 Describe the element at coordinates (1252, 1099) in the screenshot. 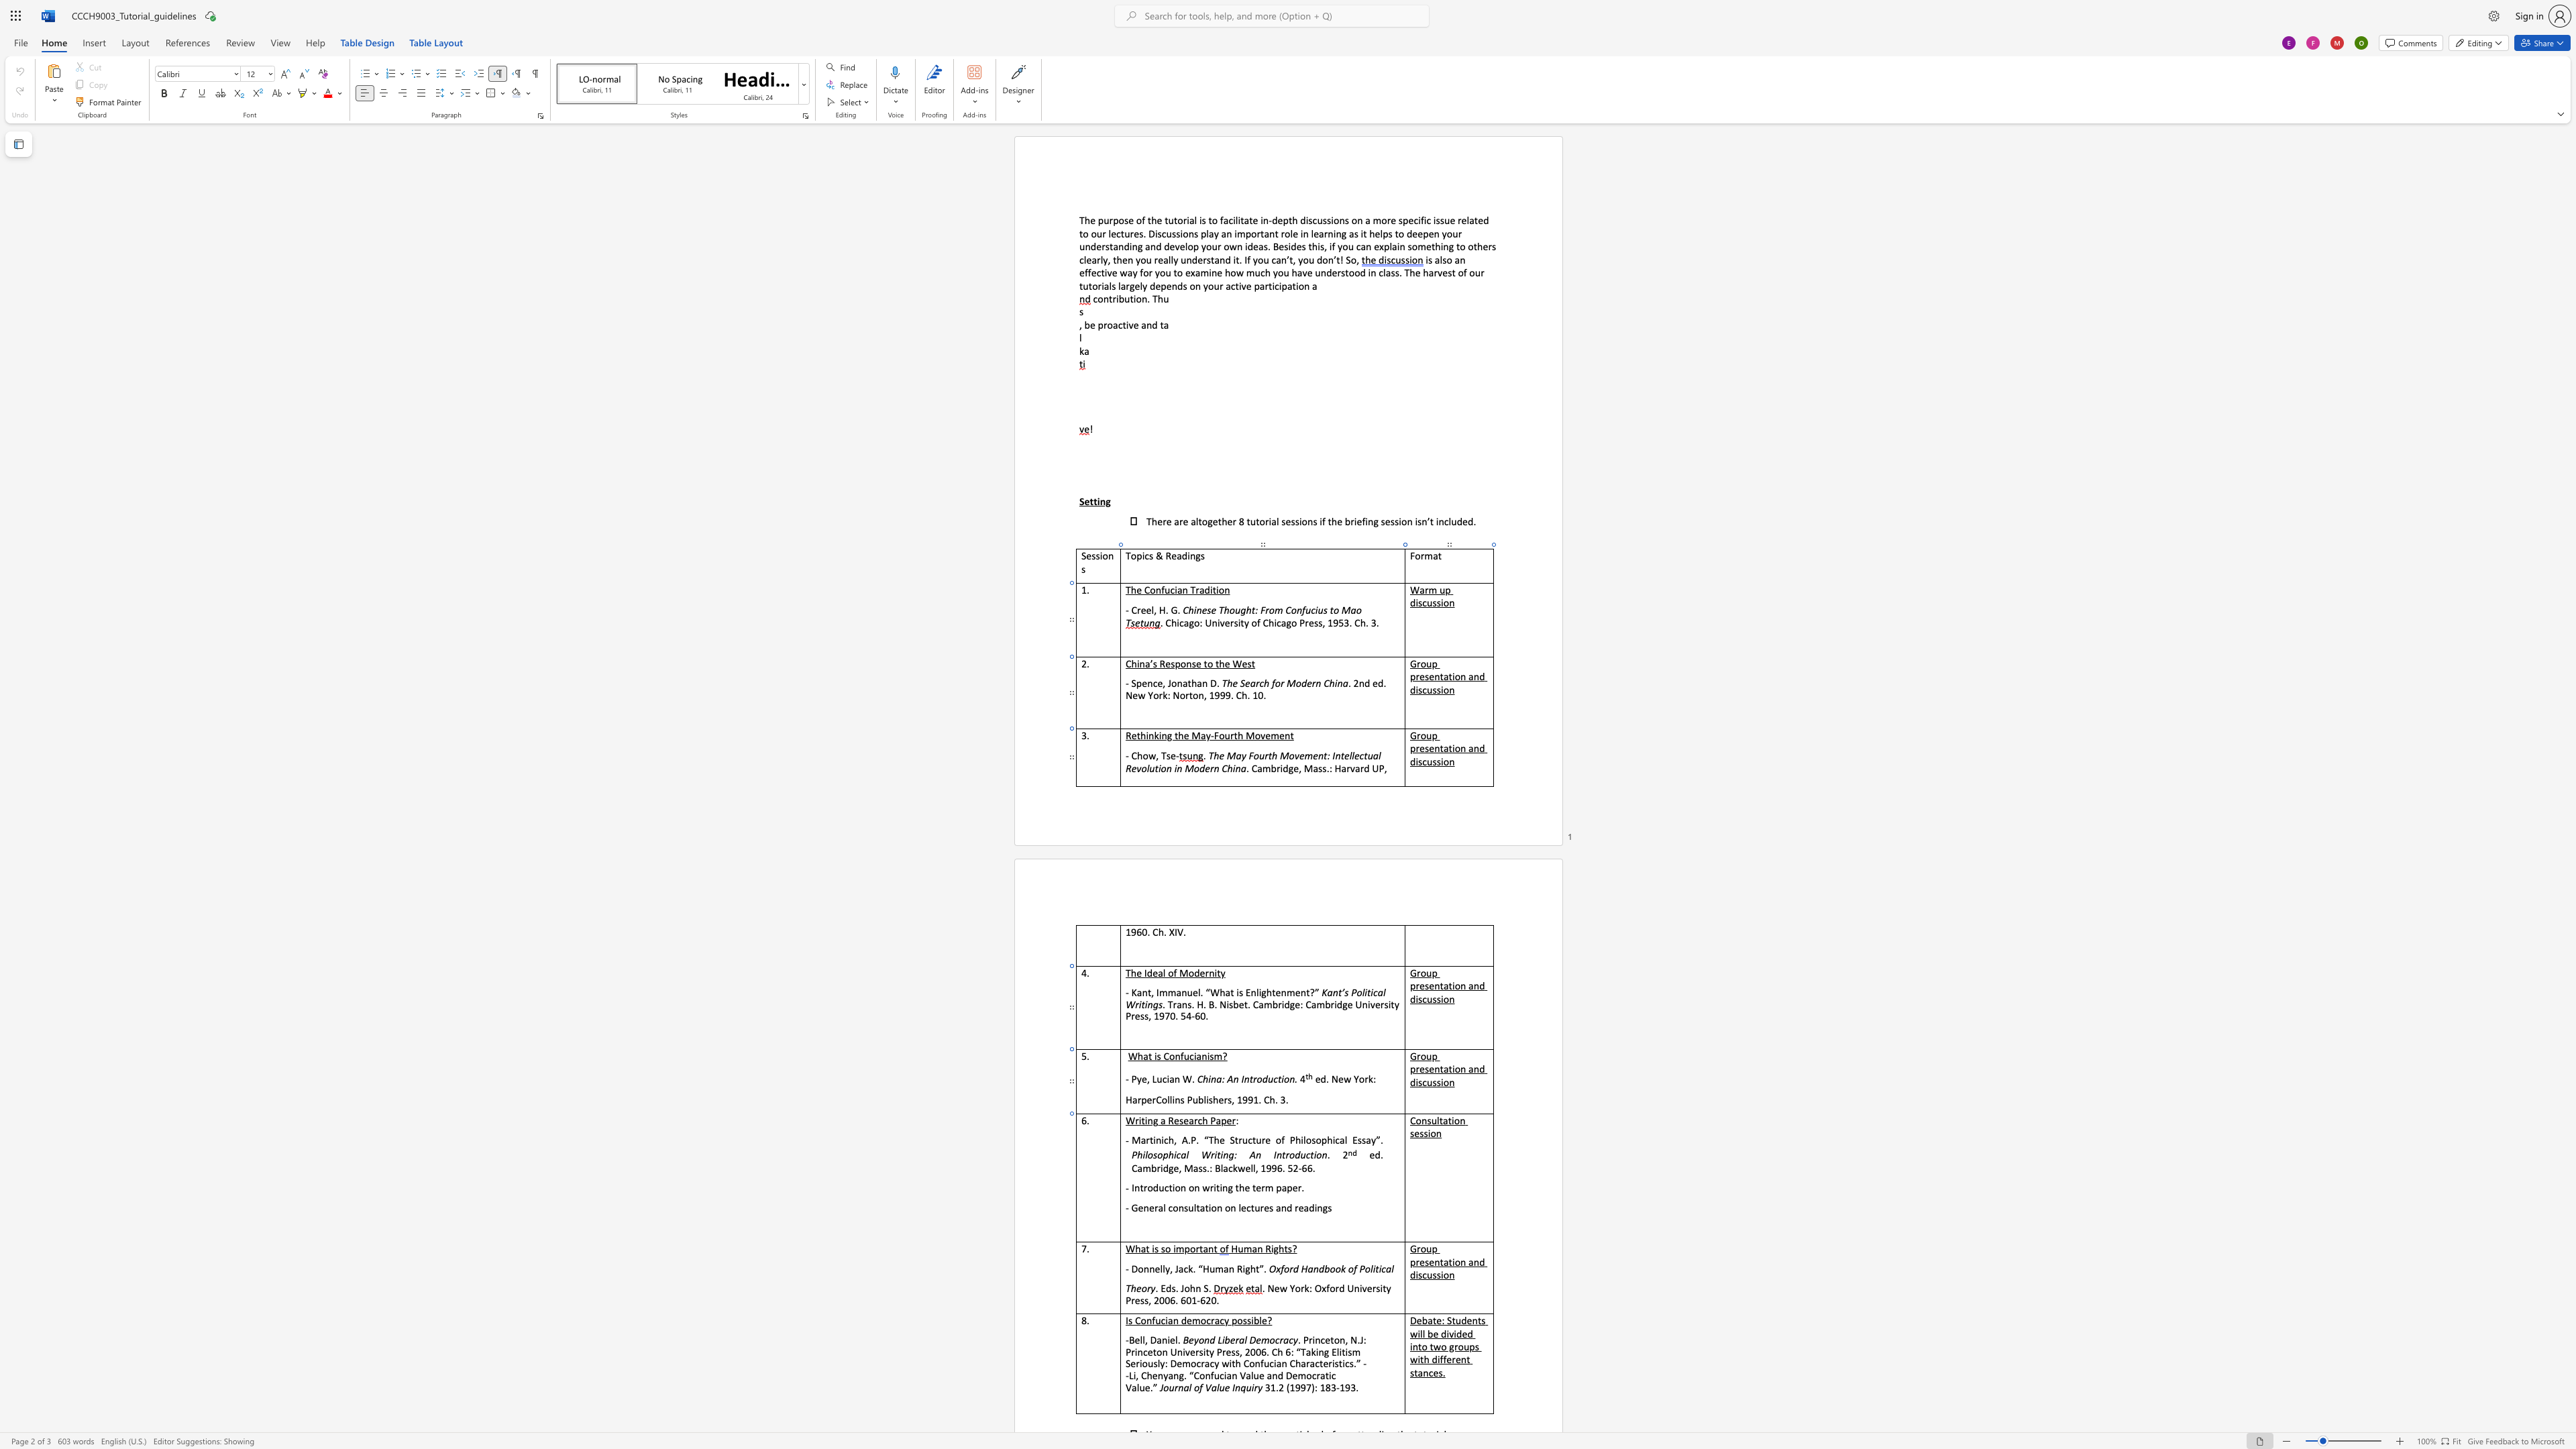

I see `the space between the continuous character "9" and "1" in the text` at that location.